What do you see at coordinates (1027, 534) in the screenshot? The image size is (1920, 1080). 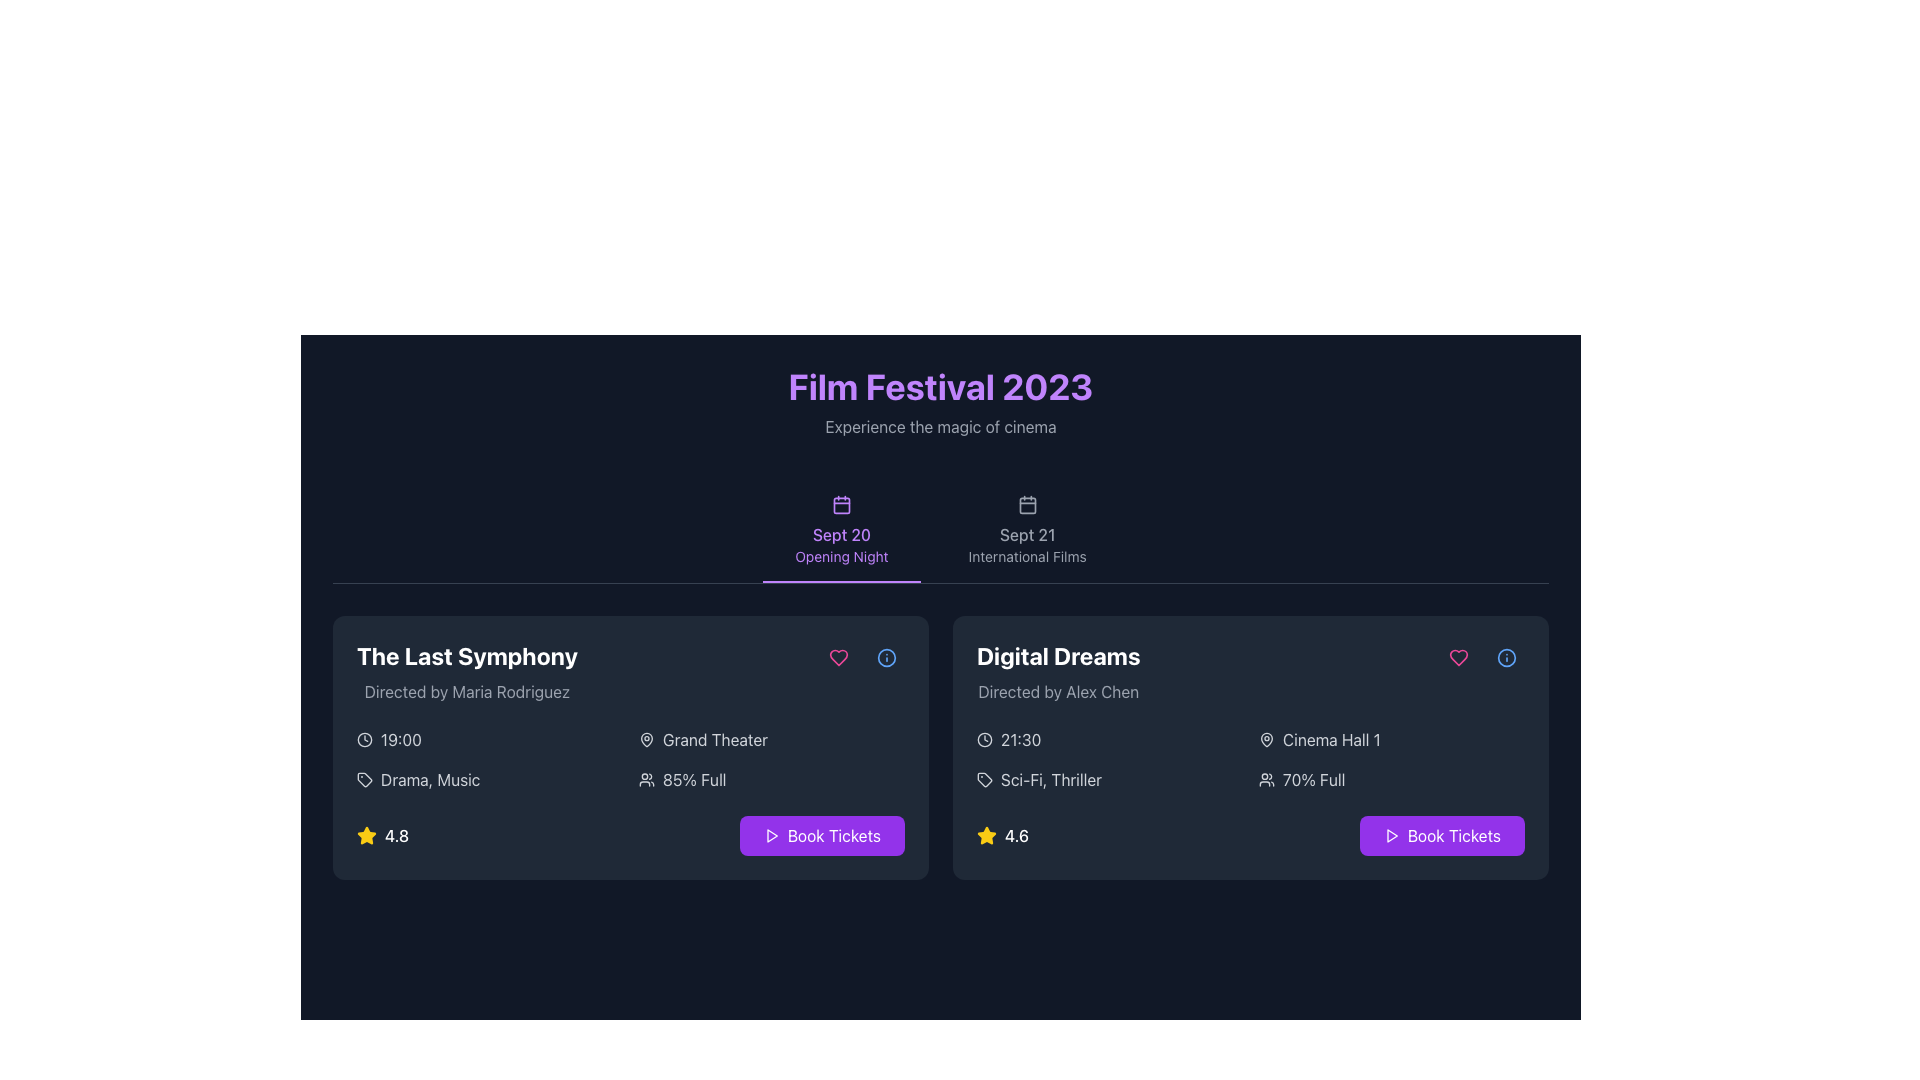 I see `the text label displaying the date 'Sept 21,' which is part of an interactive section for event activities, located to the right of 'Sept 20 Opening Night.'` at bounding box center [1027, 534].